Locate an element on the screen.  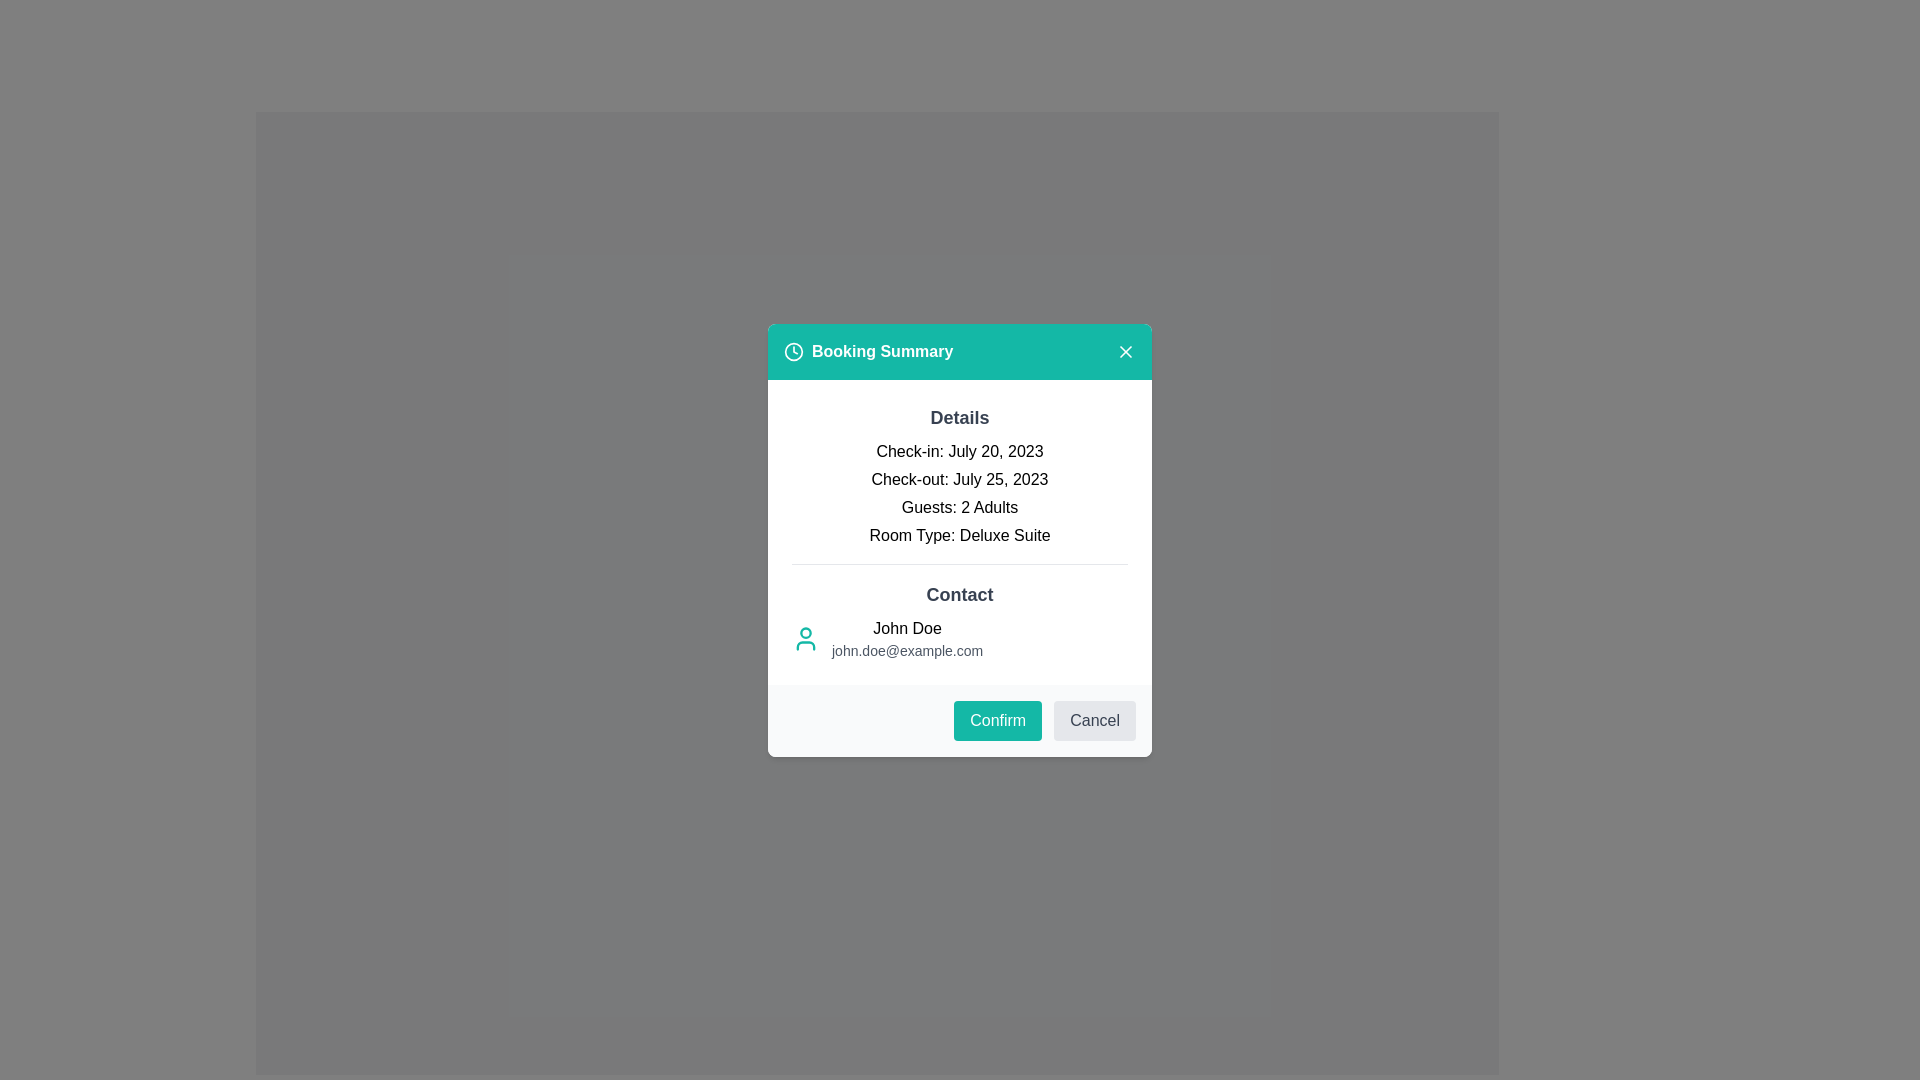
the Informational Text Block displaying booking details, positioned centrally beneath the header 'Details' and above 'Contact' is located at coordinates (960, 493).